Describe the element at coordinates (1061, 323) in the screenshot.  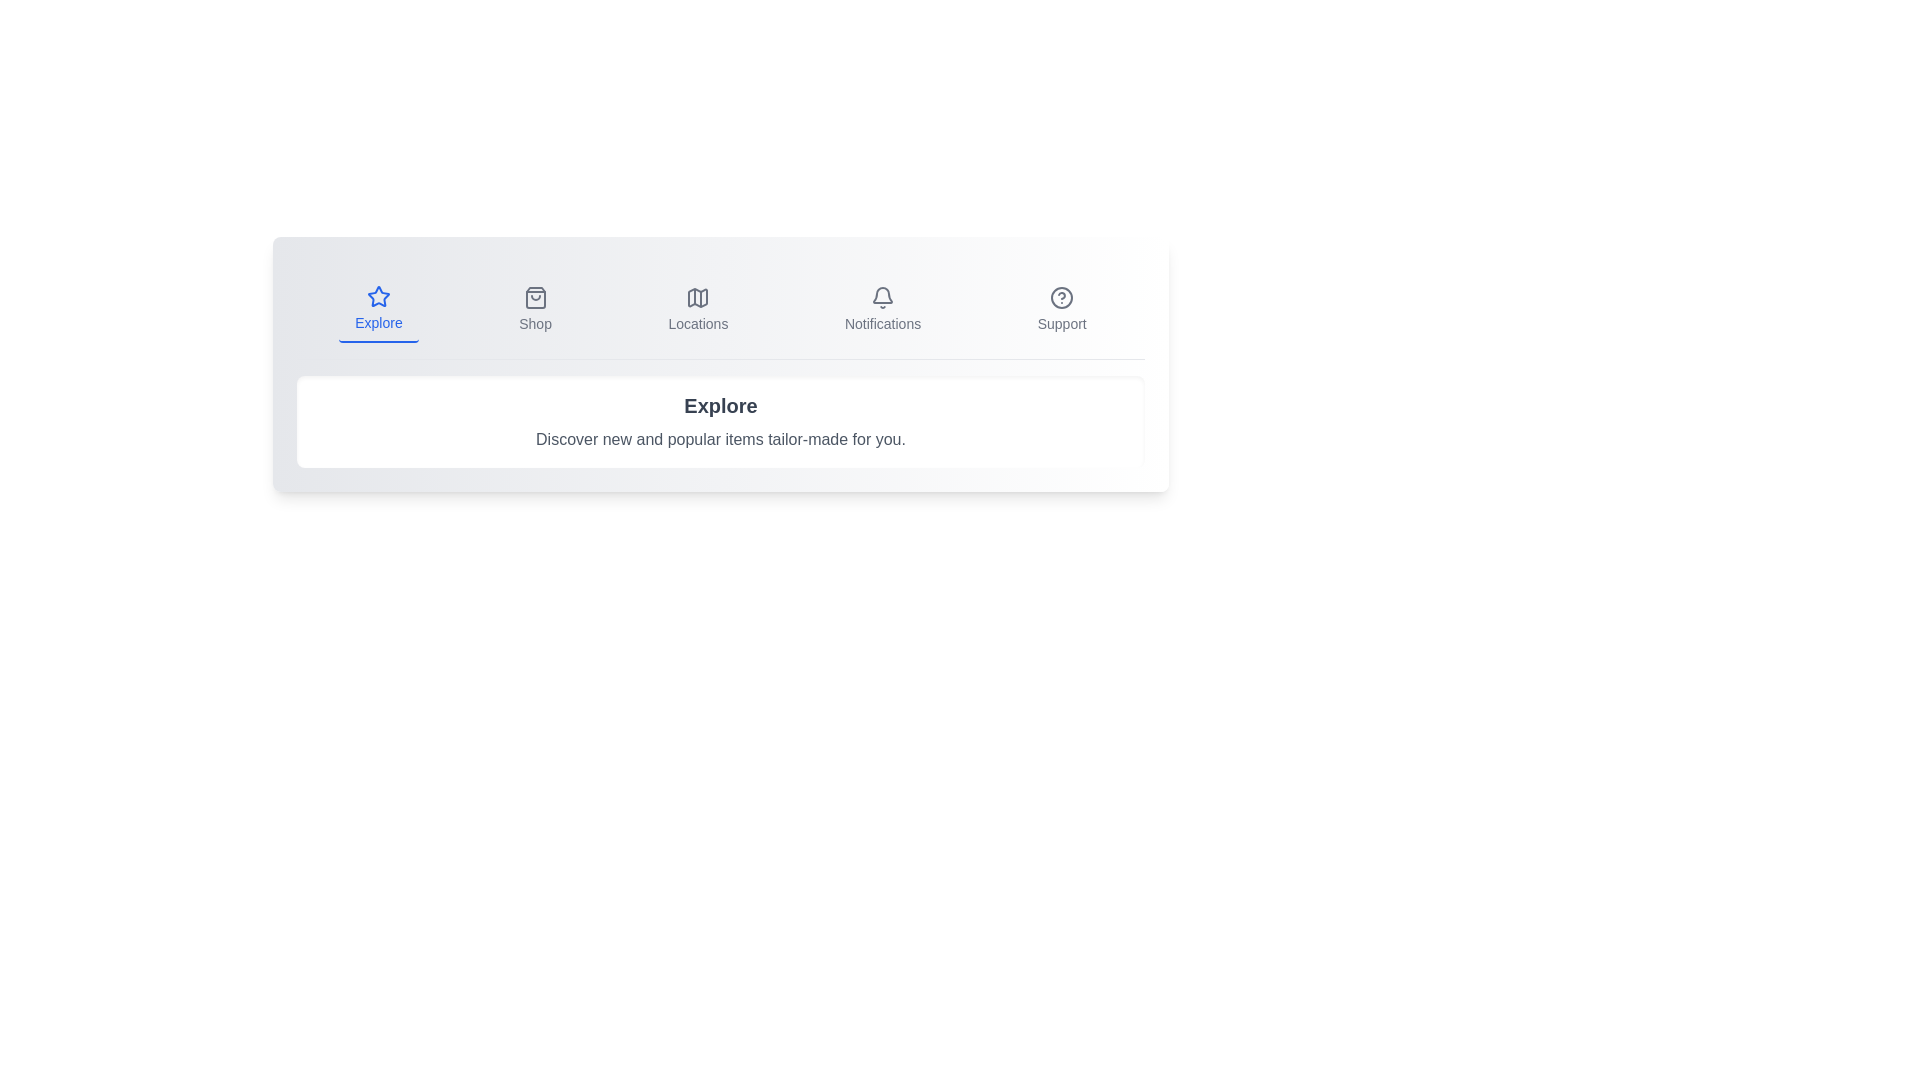
I see `the 'Support' text label located beneath the circular help icon in the navigation bar, which is the fifth item from the left` at that location.